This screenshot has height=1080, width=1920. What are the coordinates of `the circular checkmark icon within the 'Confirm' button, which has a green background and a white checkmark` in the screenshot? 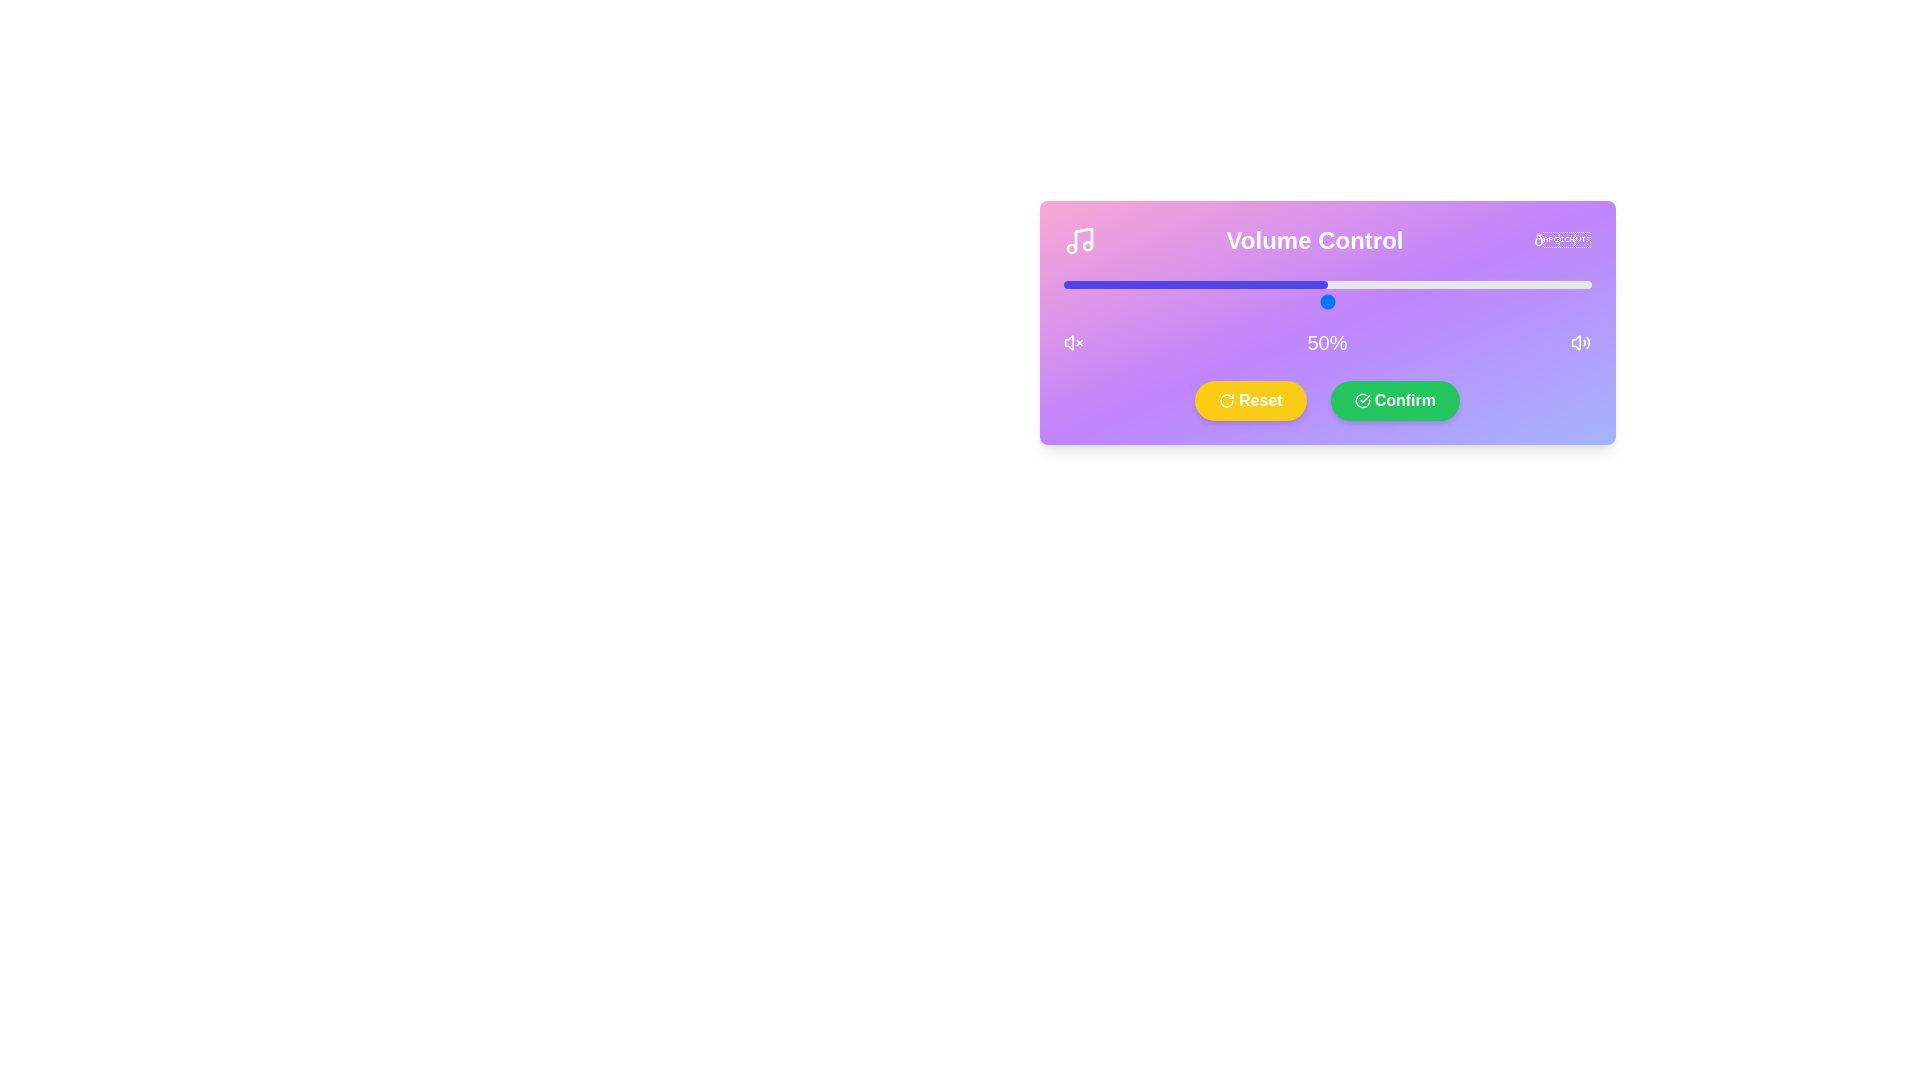 It's located at (1361, 401).